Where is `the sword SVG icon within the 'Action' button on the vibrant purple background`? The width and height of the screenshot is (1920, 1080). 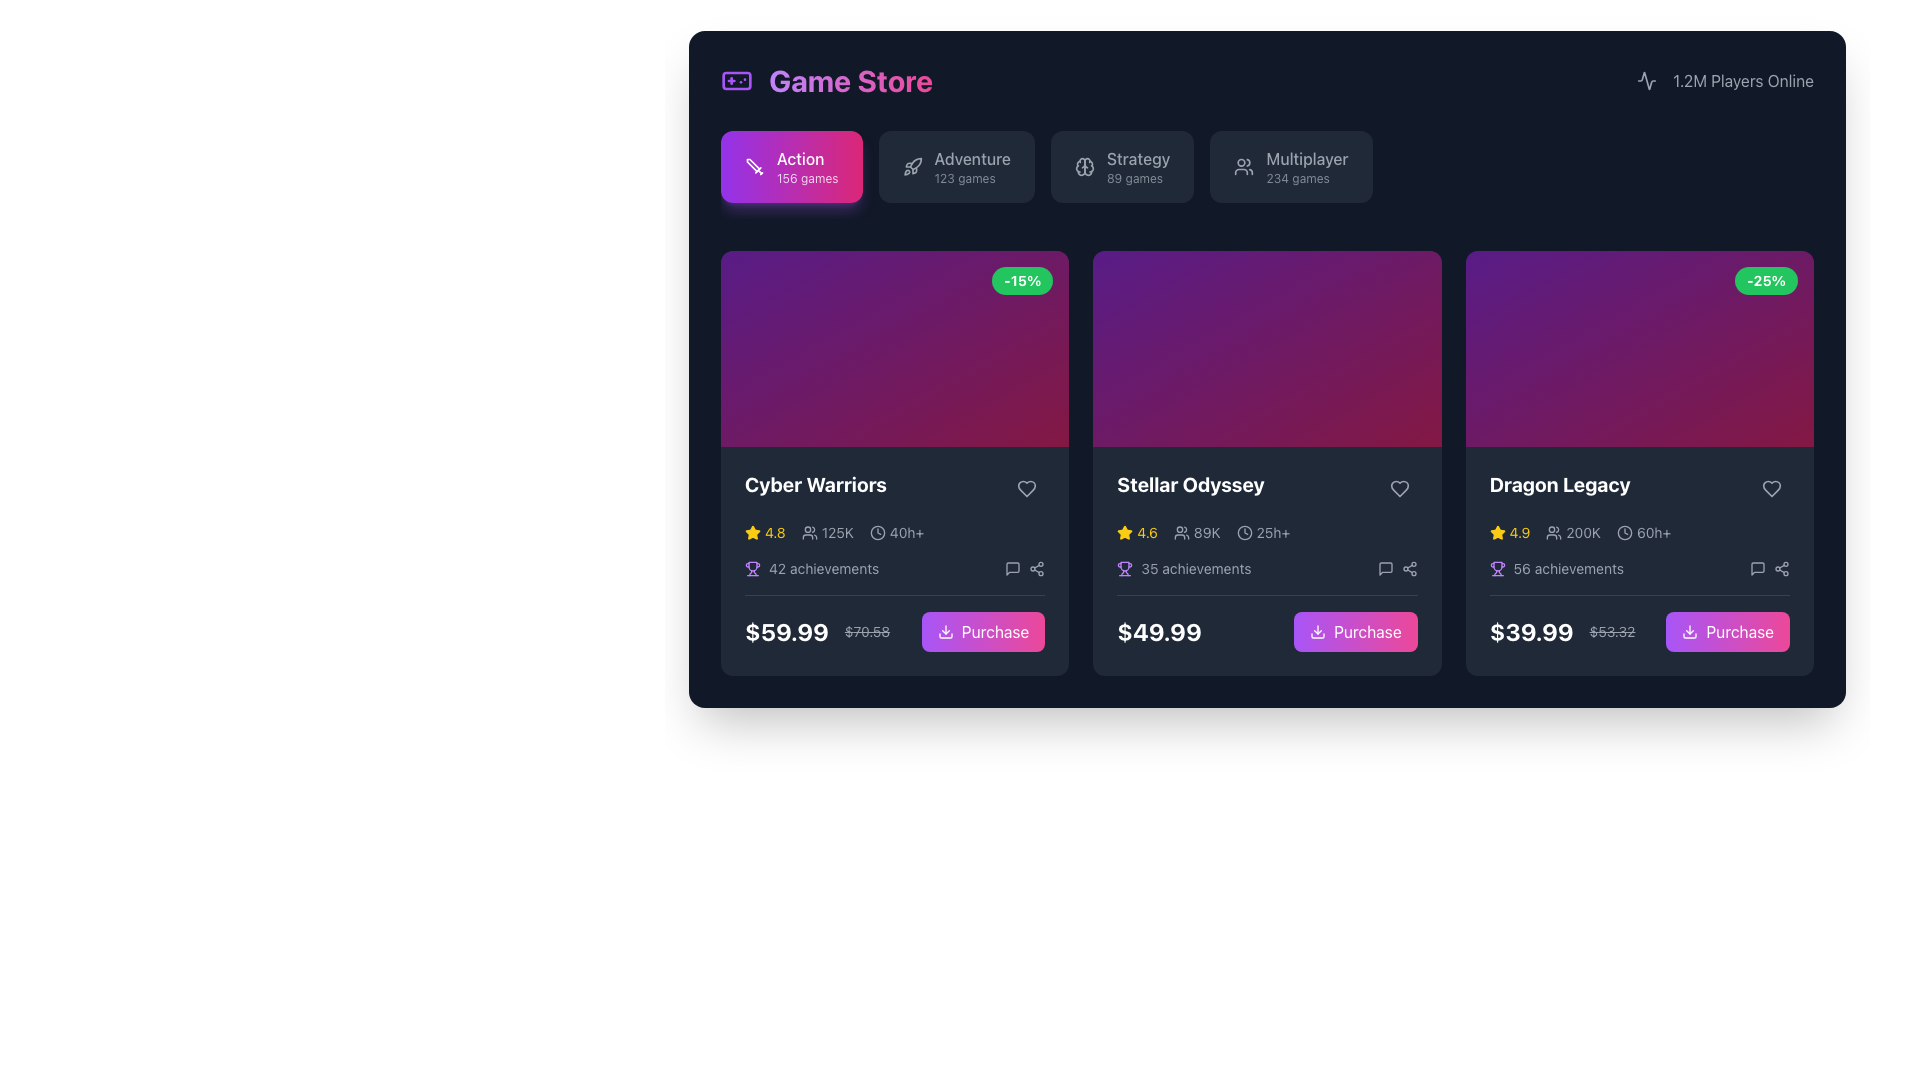
the sword SVG icon within the 'Action' button on the vibrant purple background is located at coordinates (752, 164).